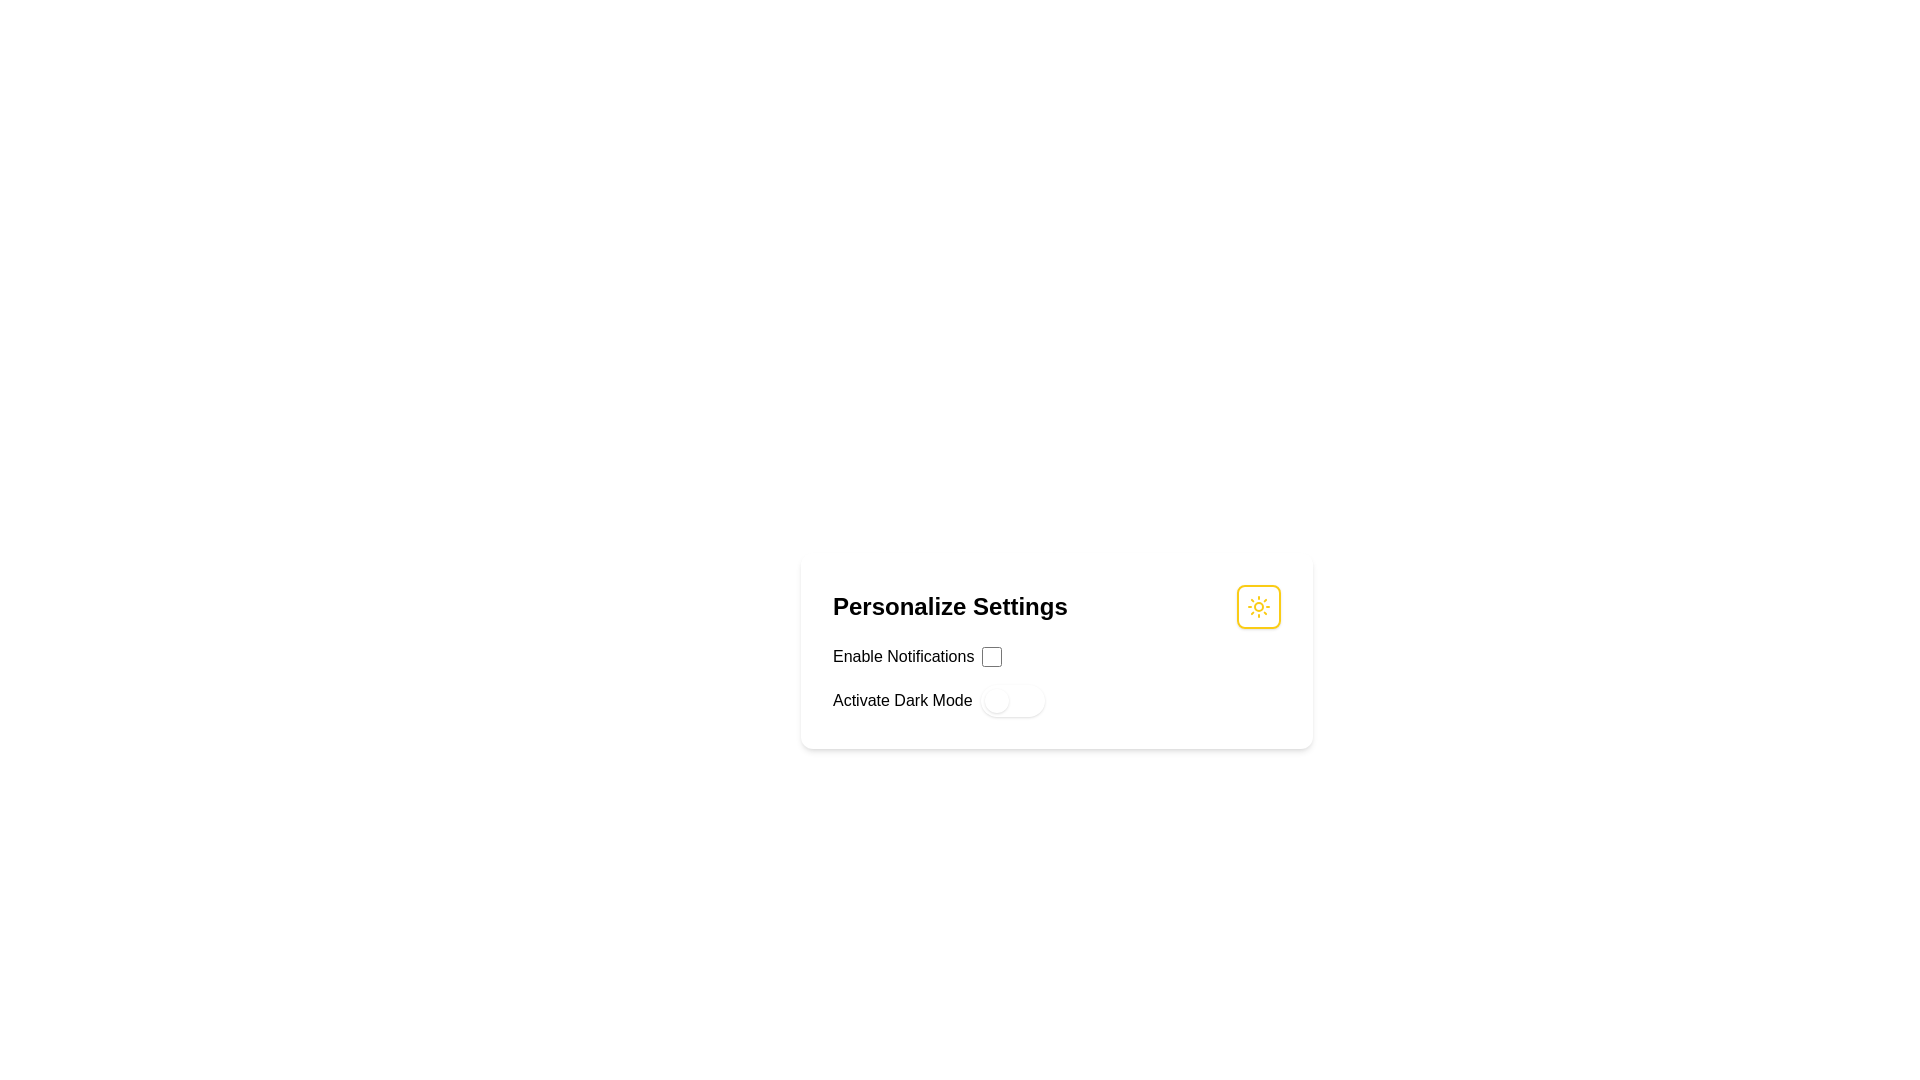 This screenshot has width=1920, height=1080. What do you see at coordinates (992, 656) in the screenshot?
I see `the square-shaped checkbox with a blue border and white interior located next to the 'Enable Notifications' text` at bounding box center [992, 656].